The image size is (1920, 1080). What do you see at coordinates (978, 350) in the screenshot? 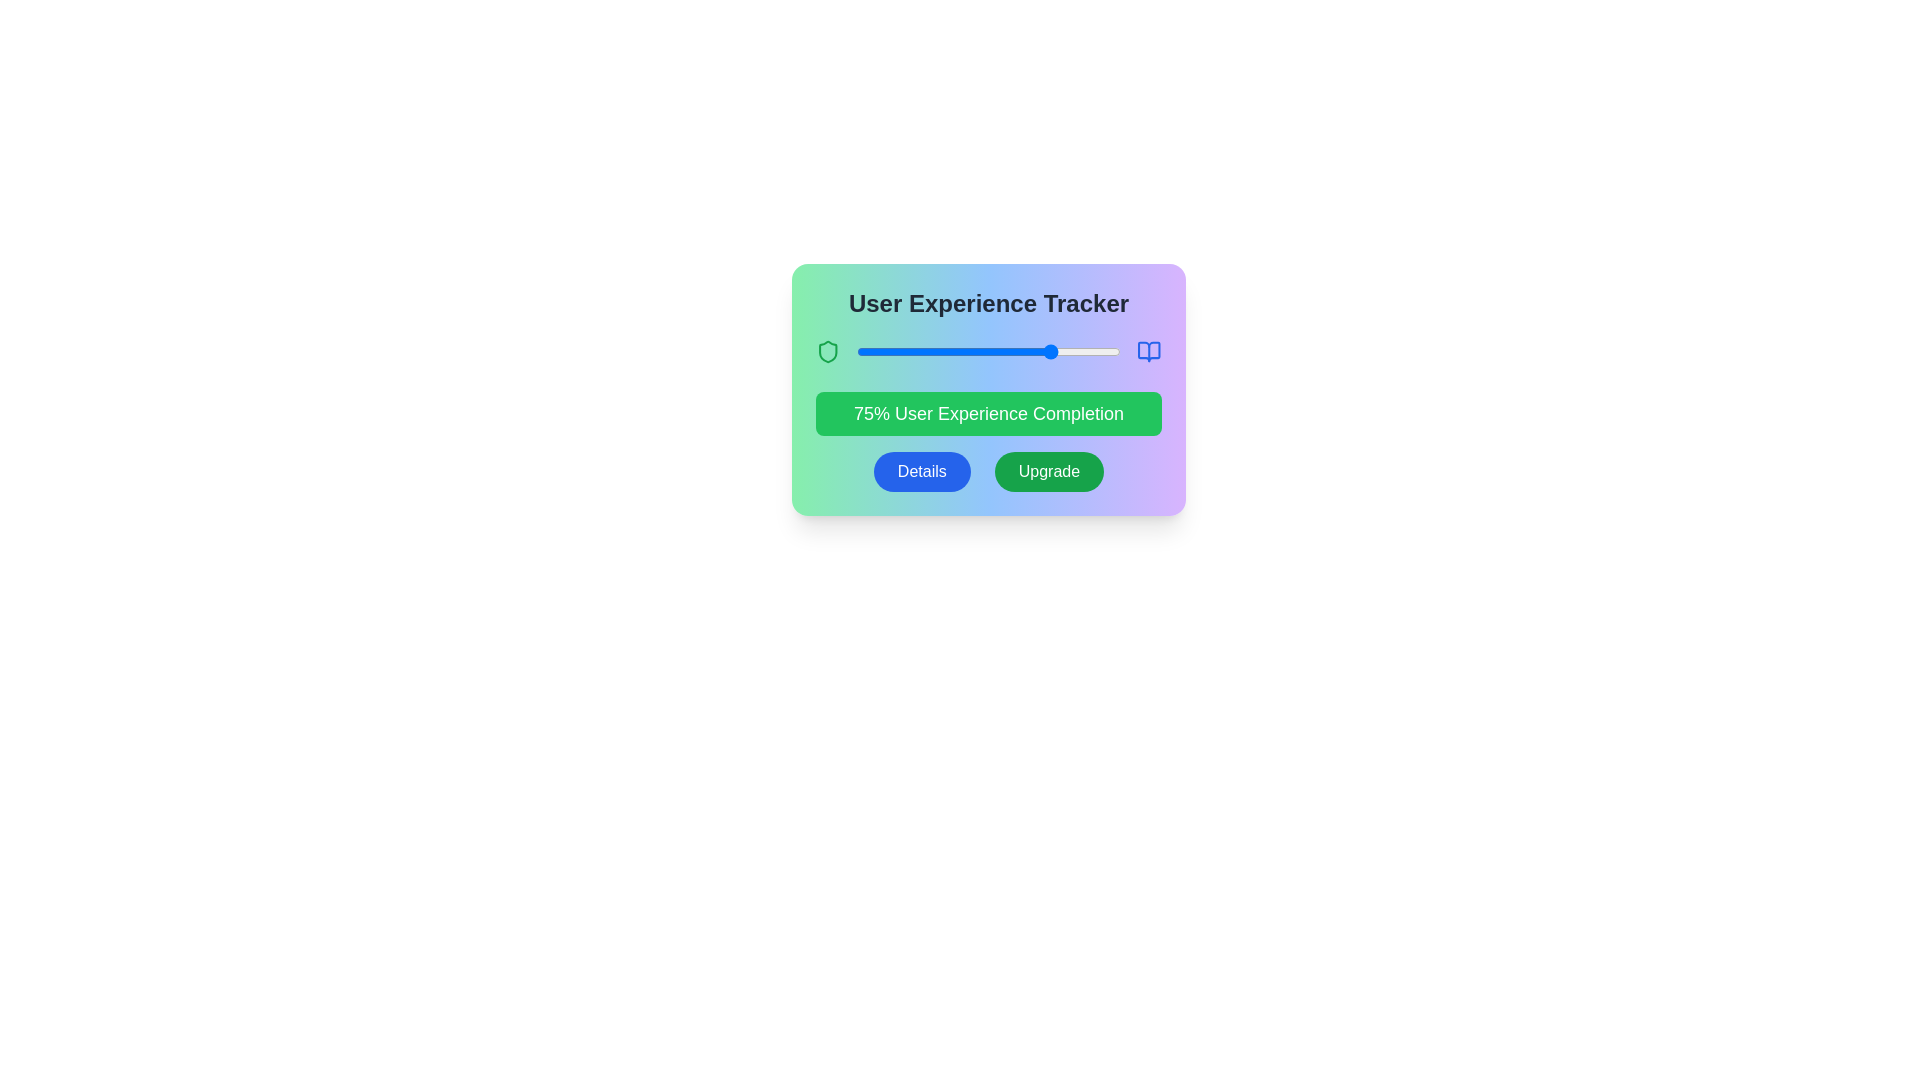
I see `the slider to set the progress to 46%` at bounding box center [978, 350].